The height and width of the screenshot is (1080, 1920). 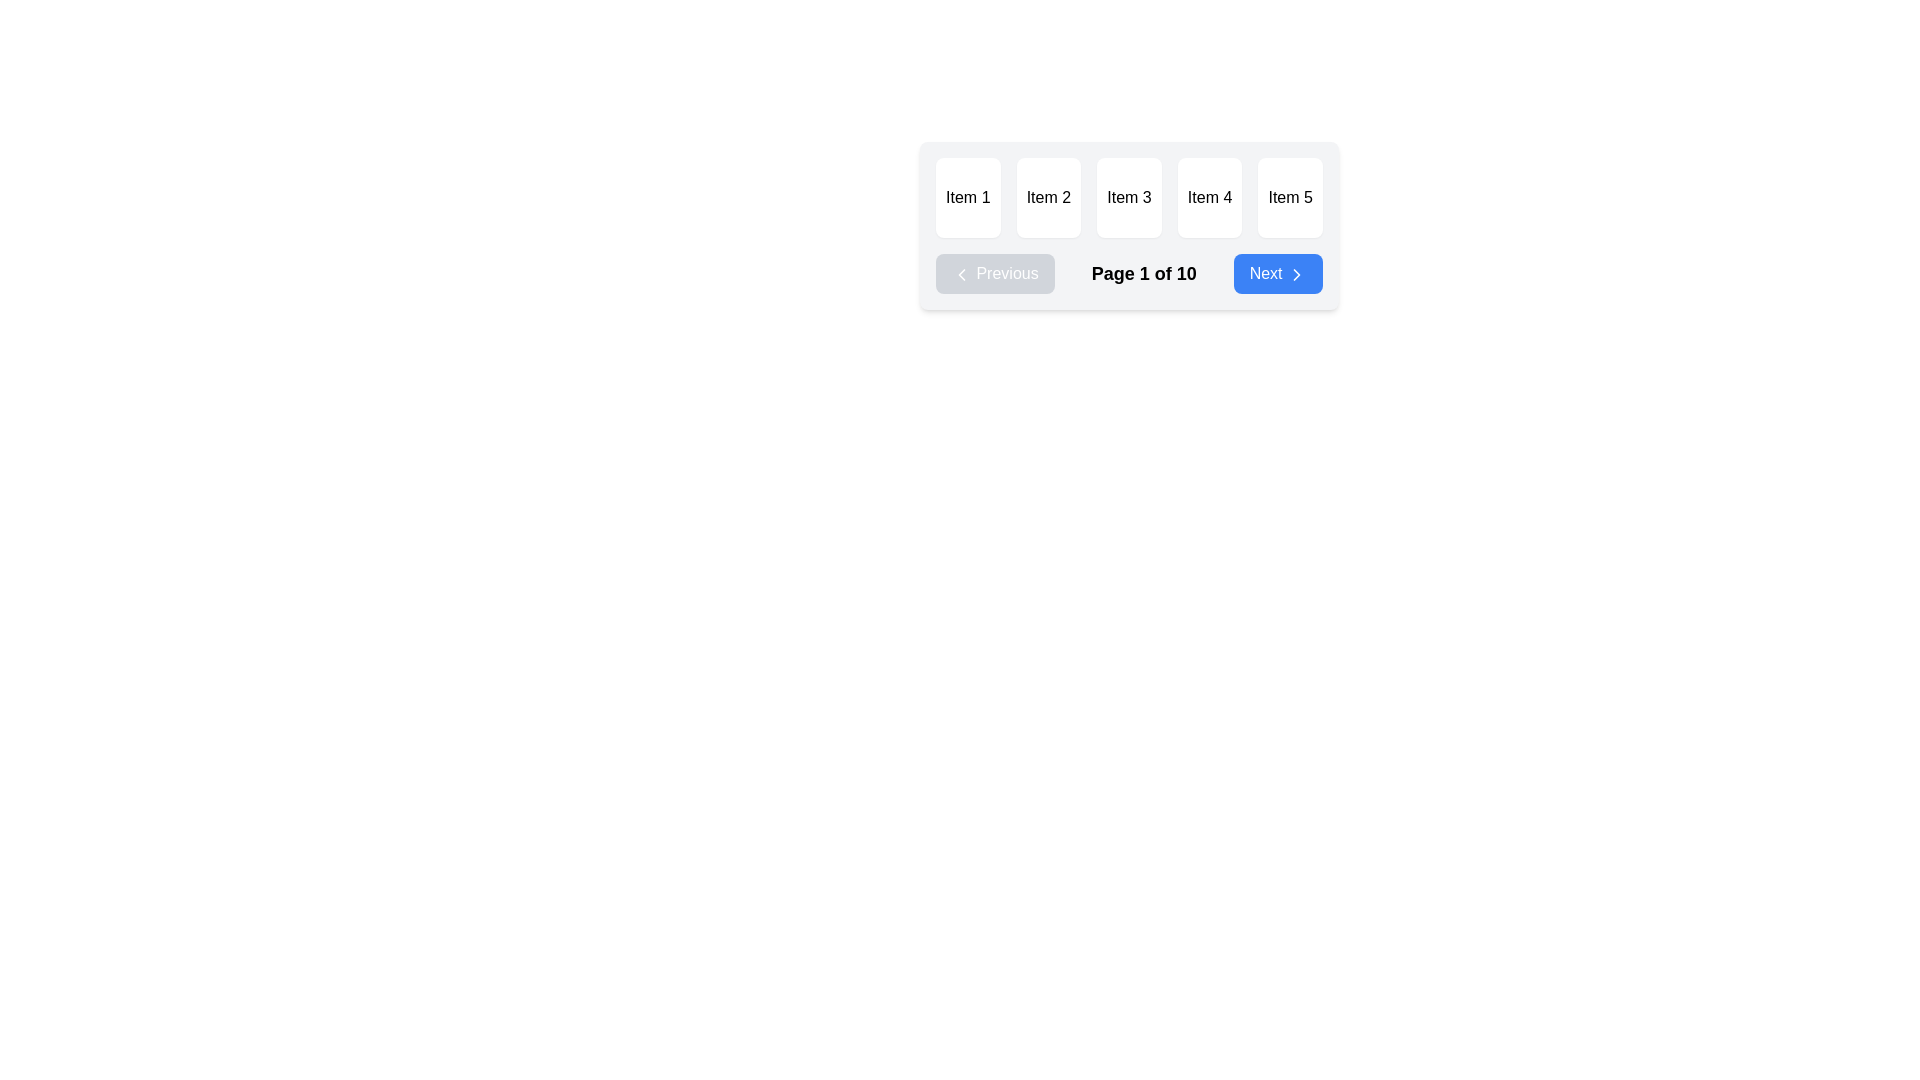 What do you see at coordinates (1129, 273) in the screenshot?
I see `text 'Page 1 of 10' displayed in the center of the pagination bar, which is located beneath the grid of items and serves as a page indicator` at bounding box center [1129, 273].